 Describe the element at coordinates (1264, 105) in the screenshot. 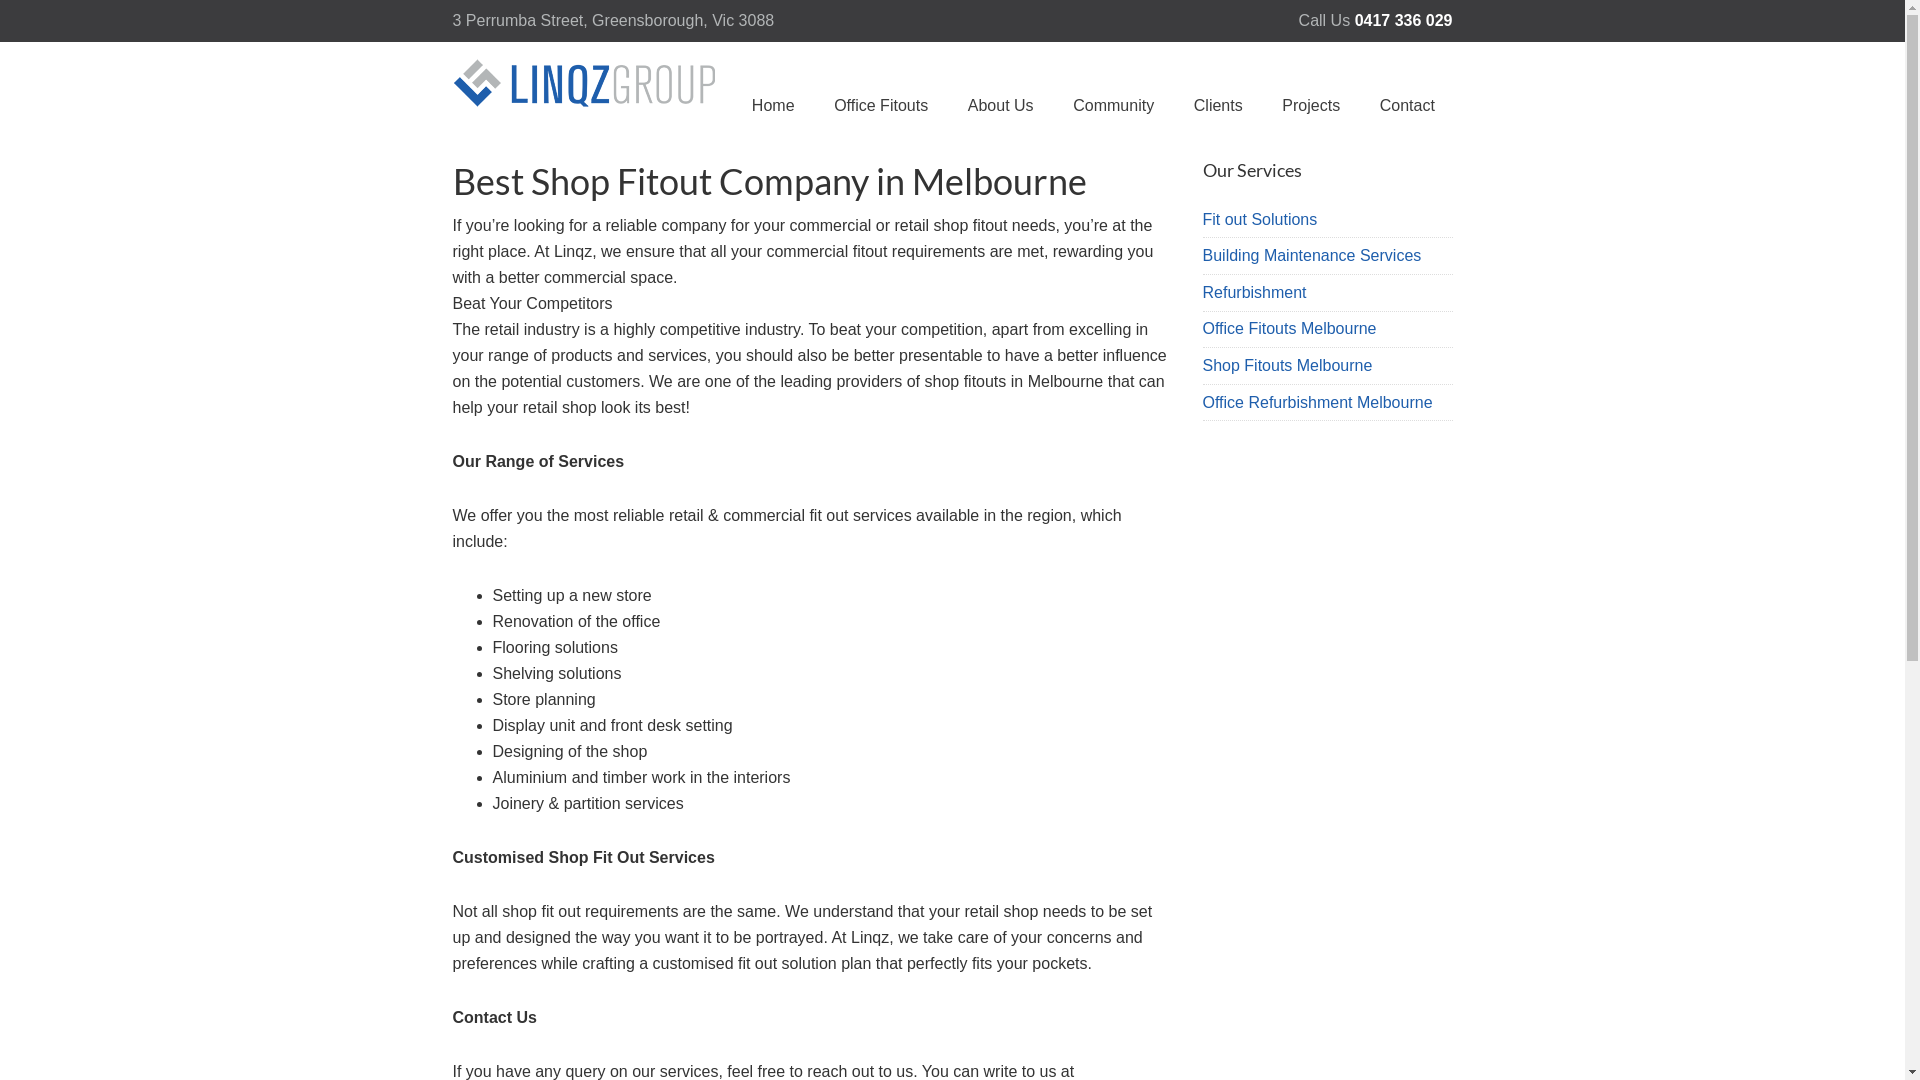

I see `'Projects'` at that location.